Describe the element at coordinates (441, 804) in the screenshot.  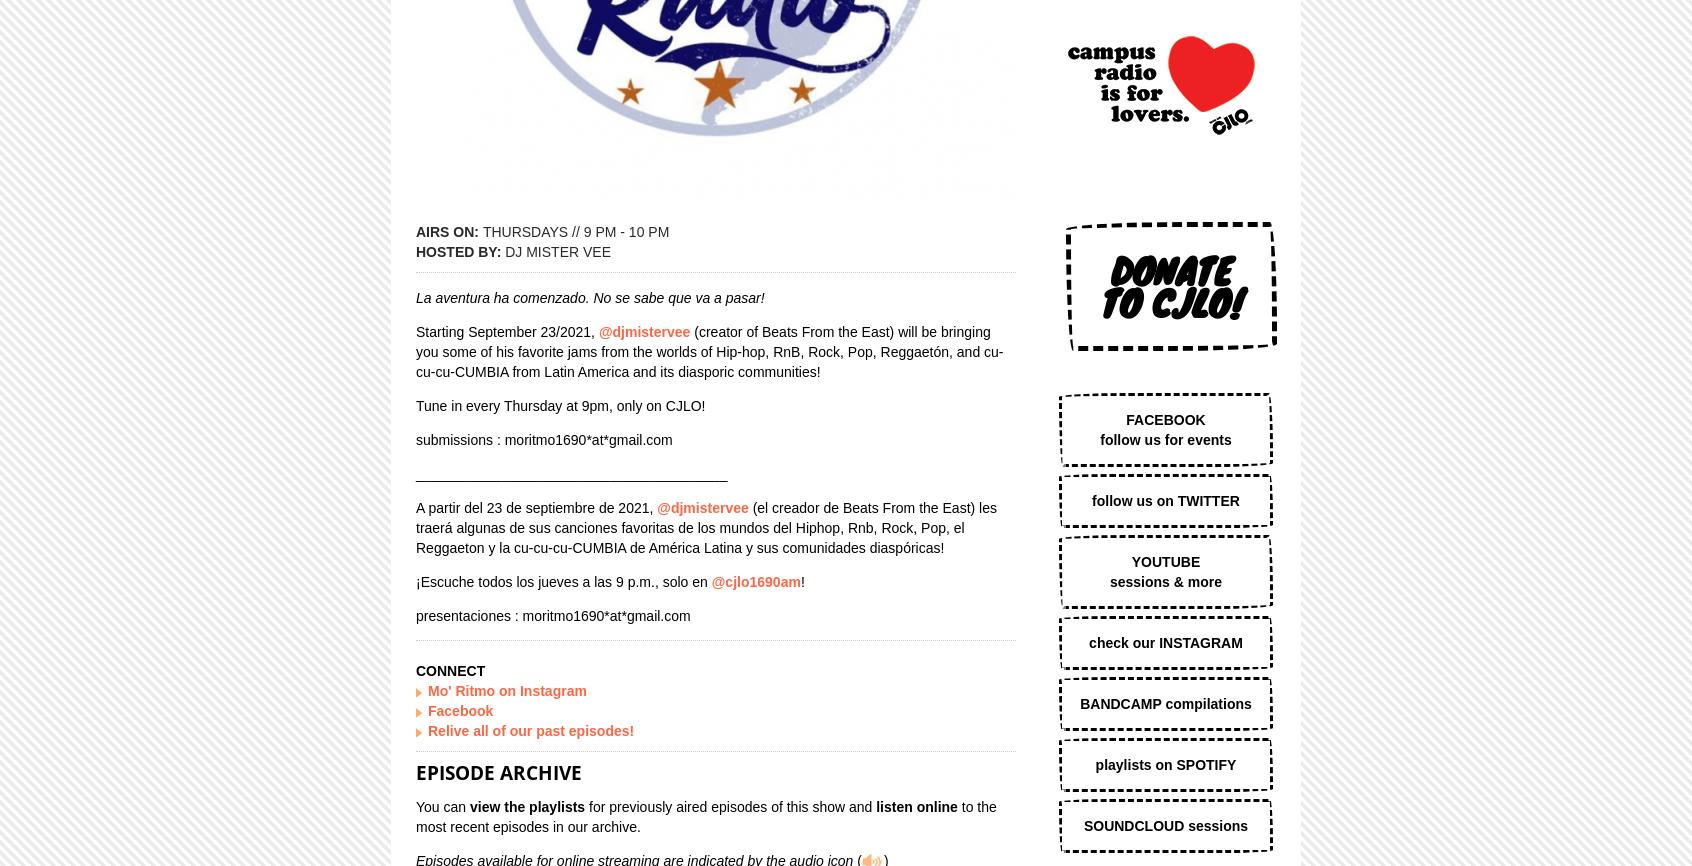
I see `'You can'` at that location.